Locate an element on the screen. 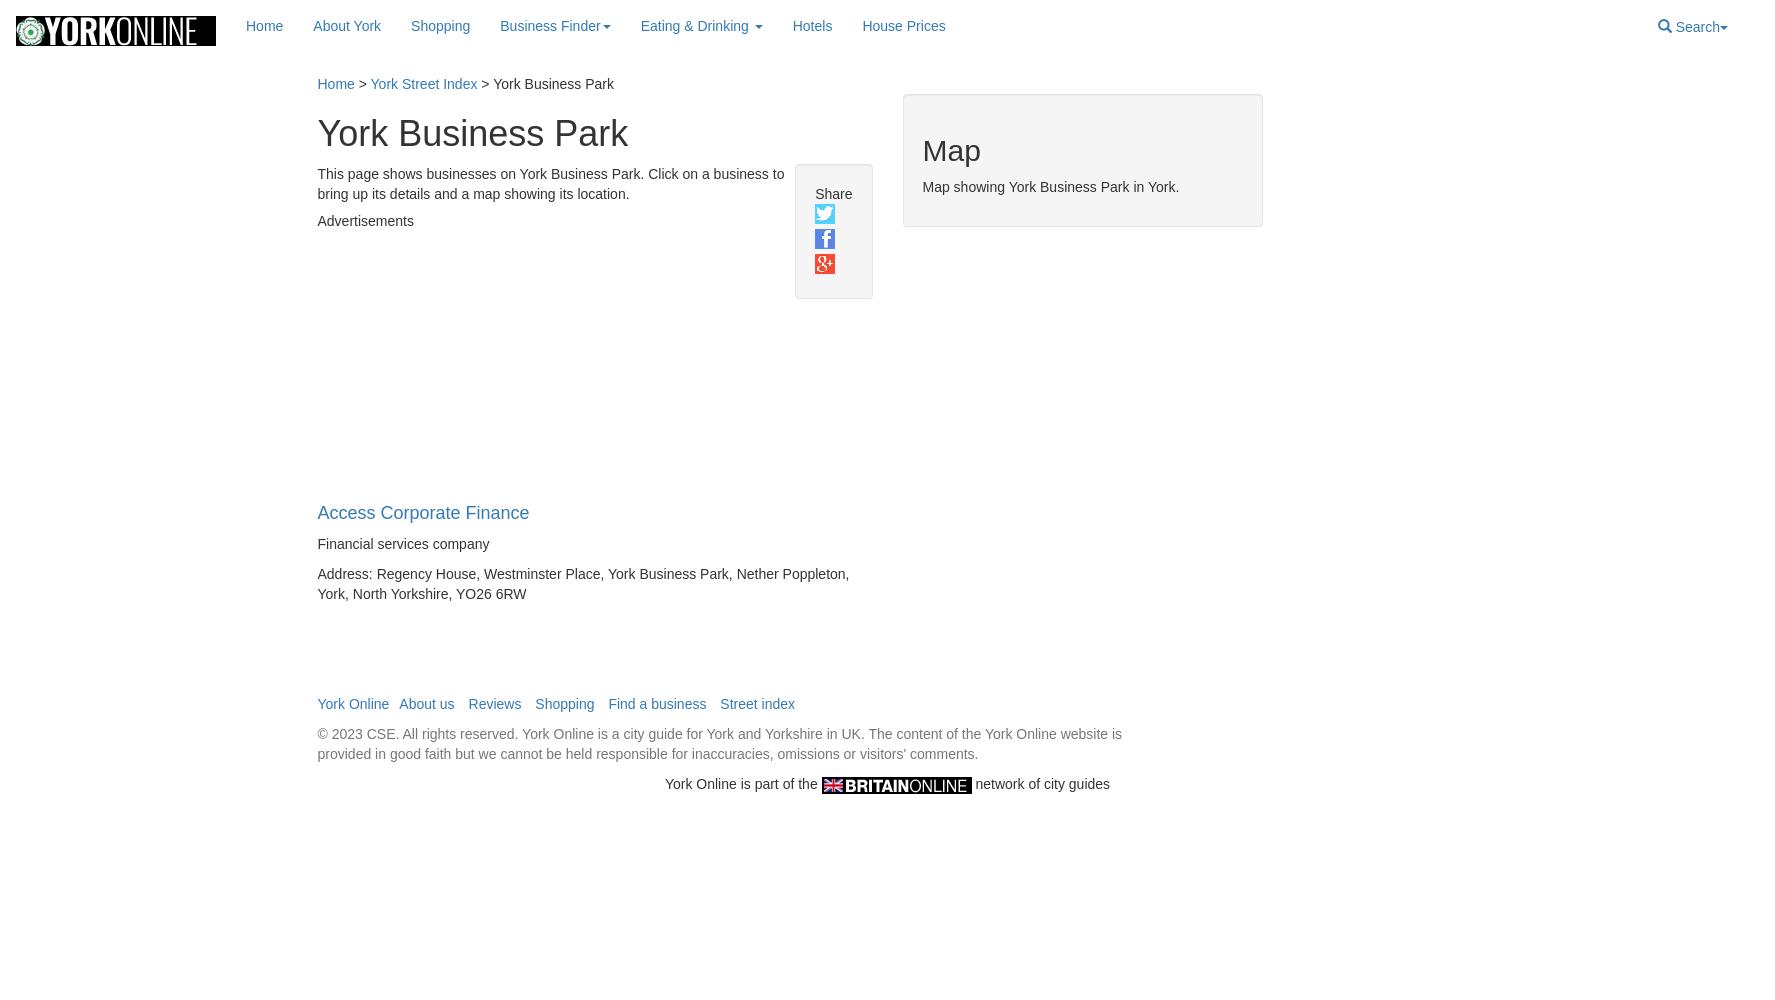  'Find a business' is located at coordinates (655, 703).